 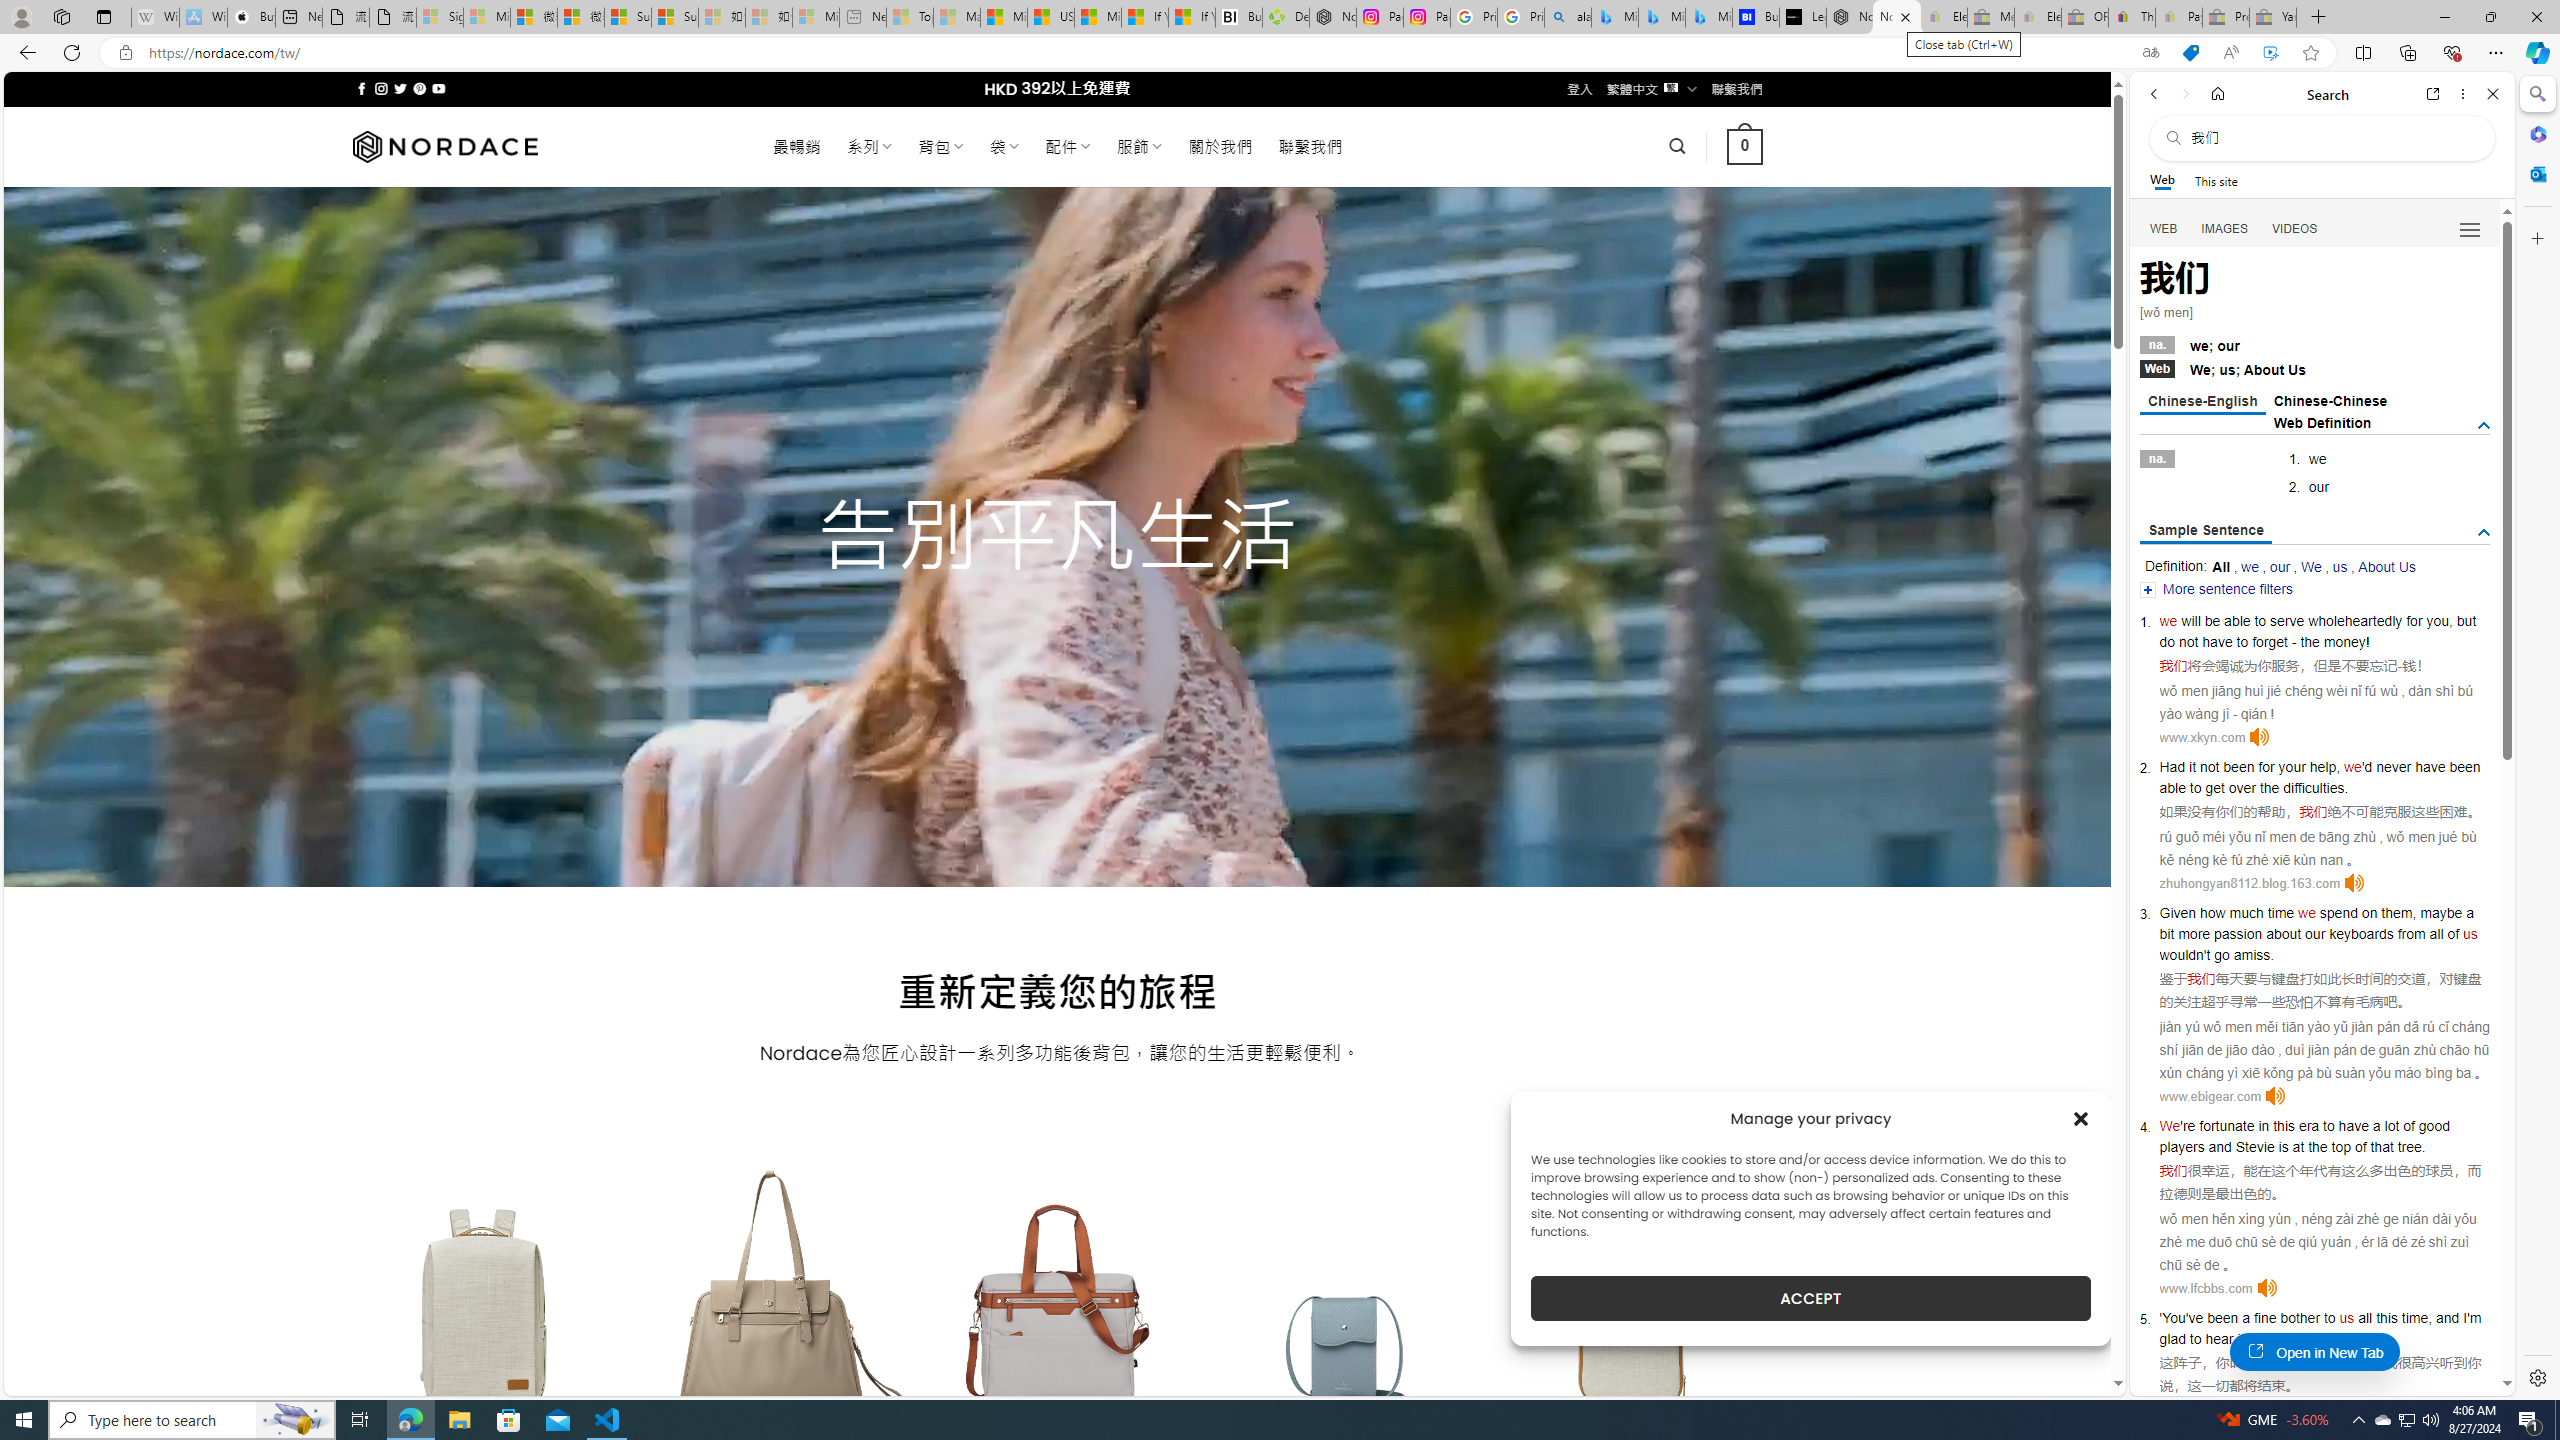 I want to click on 'Microsoft Bing Travel - Shangri-La Hotel Bangkok', so click(x=1708, y=16).